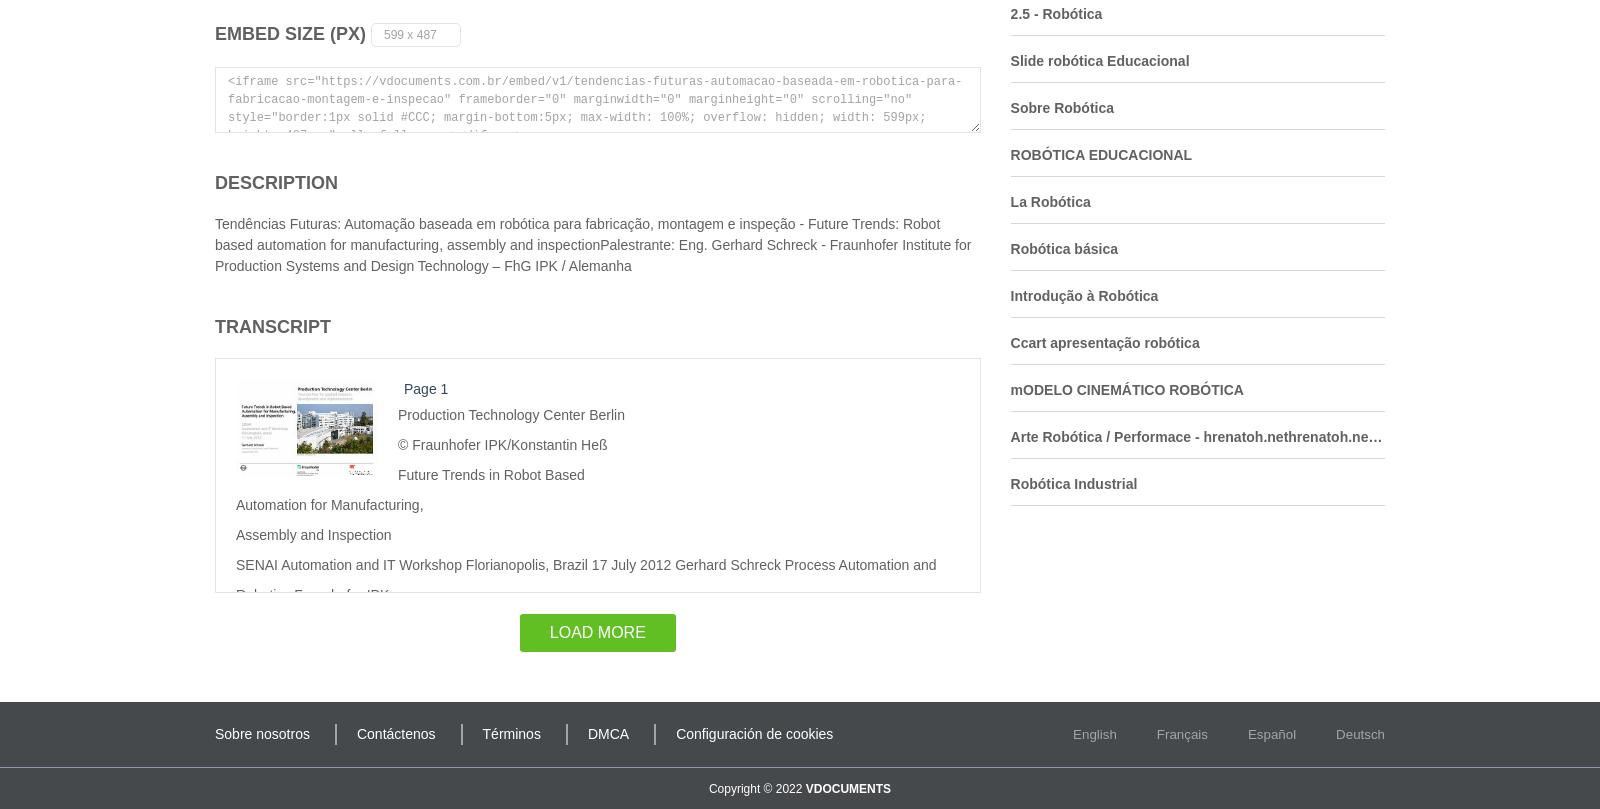 The height and width of the screenshot is (809, 1600). What do you see at coordinates (499, 755) in the screenshot?
I see `'development and implementation'` at bounding box center [499, 755].